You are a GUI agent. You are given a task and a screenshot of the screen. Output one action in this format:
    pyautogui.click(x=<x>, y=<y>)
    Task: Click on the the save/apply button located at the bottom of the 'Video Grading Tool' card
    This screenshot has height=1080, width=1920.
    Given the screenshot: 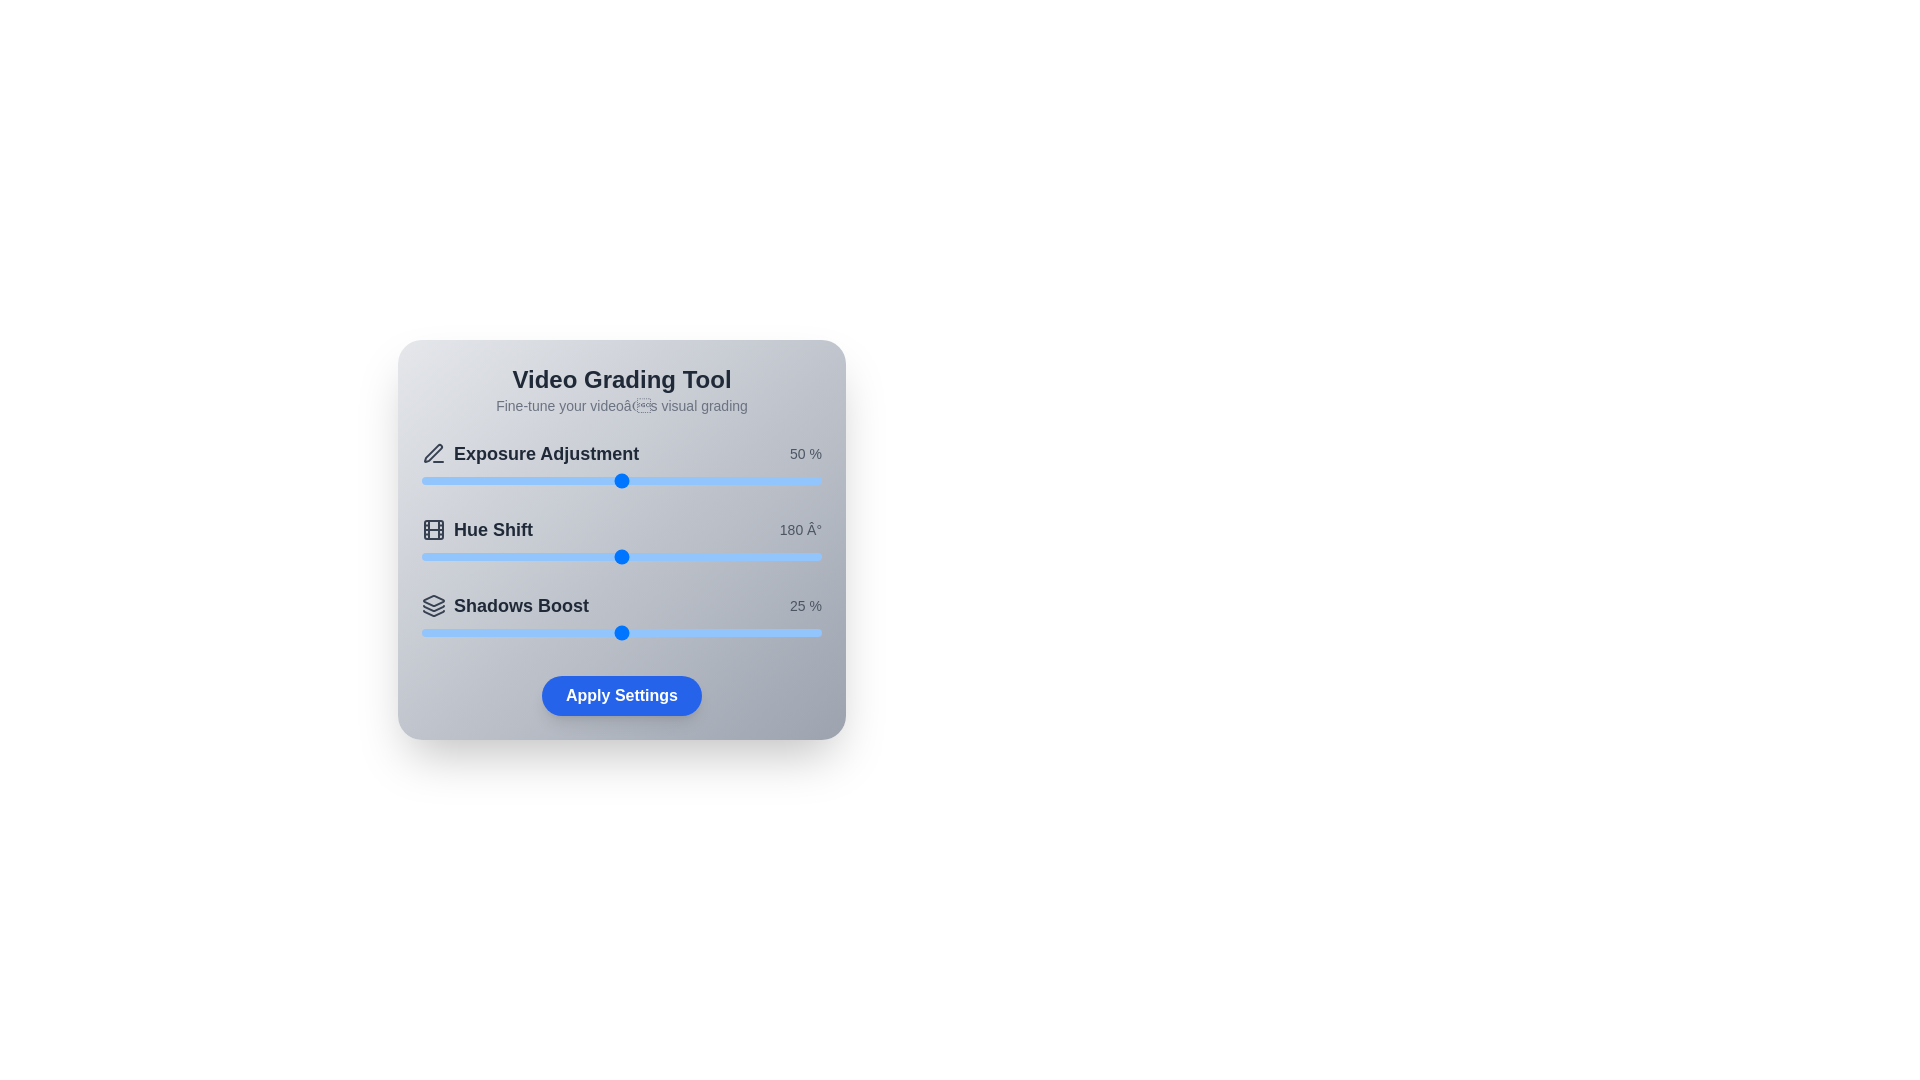 What is the action you would take?
    pyautogui.click(x=621, y=694)
    